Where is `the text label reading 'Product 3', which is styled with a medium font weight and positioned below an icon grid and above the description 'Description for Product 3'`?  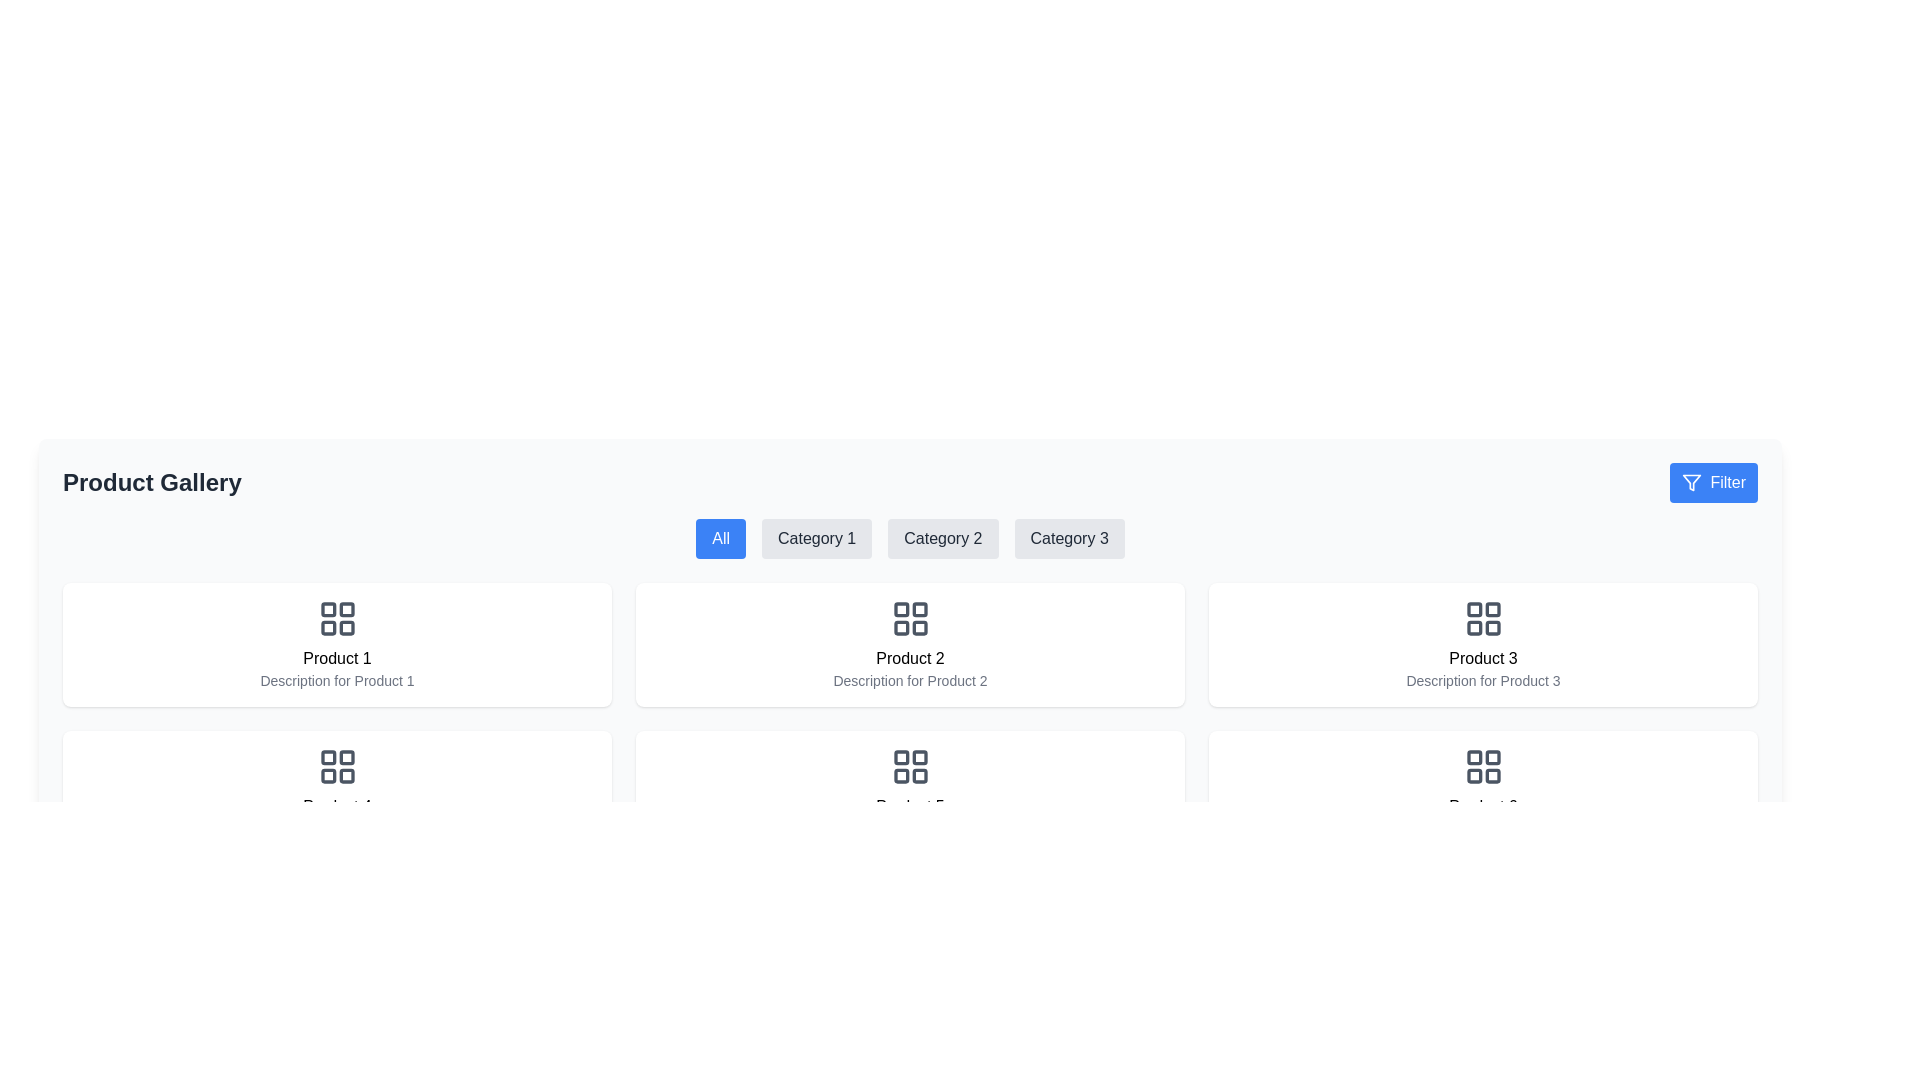 the text label reading 'Product 3', which is styled with a medium font weight and positioned below an icon grid and above the description 'Description for Product 3' is located at coordinates (1483, 659).